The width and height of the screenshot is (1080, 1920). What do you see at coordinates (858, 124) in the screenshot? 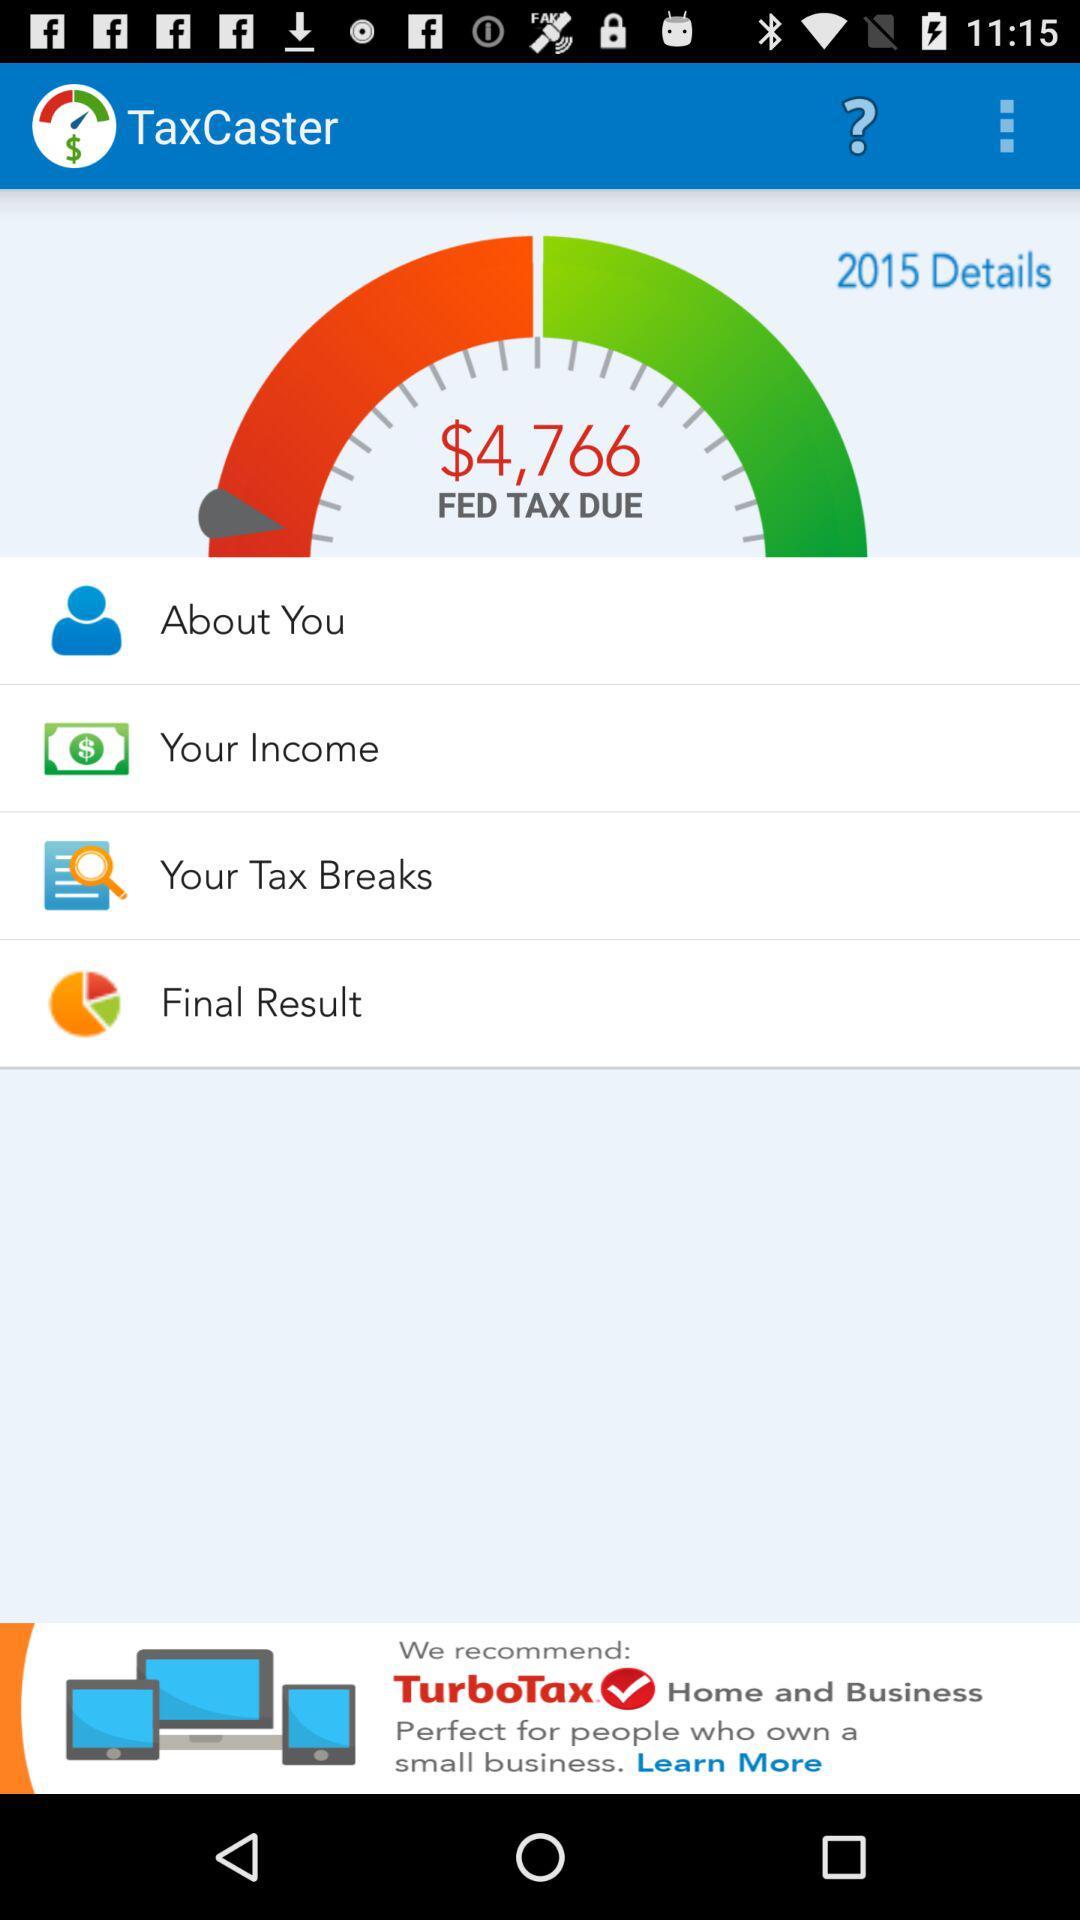
I see `the icon to the right of the taxcaster icon` at bounding box center [858, 124].